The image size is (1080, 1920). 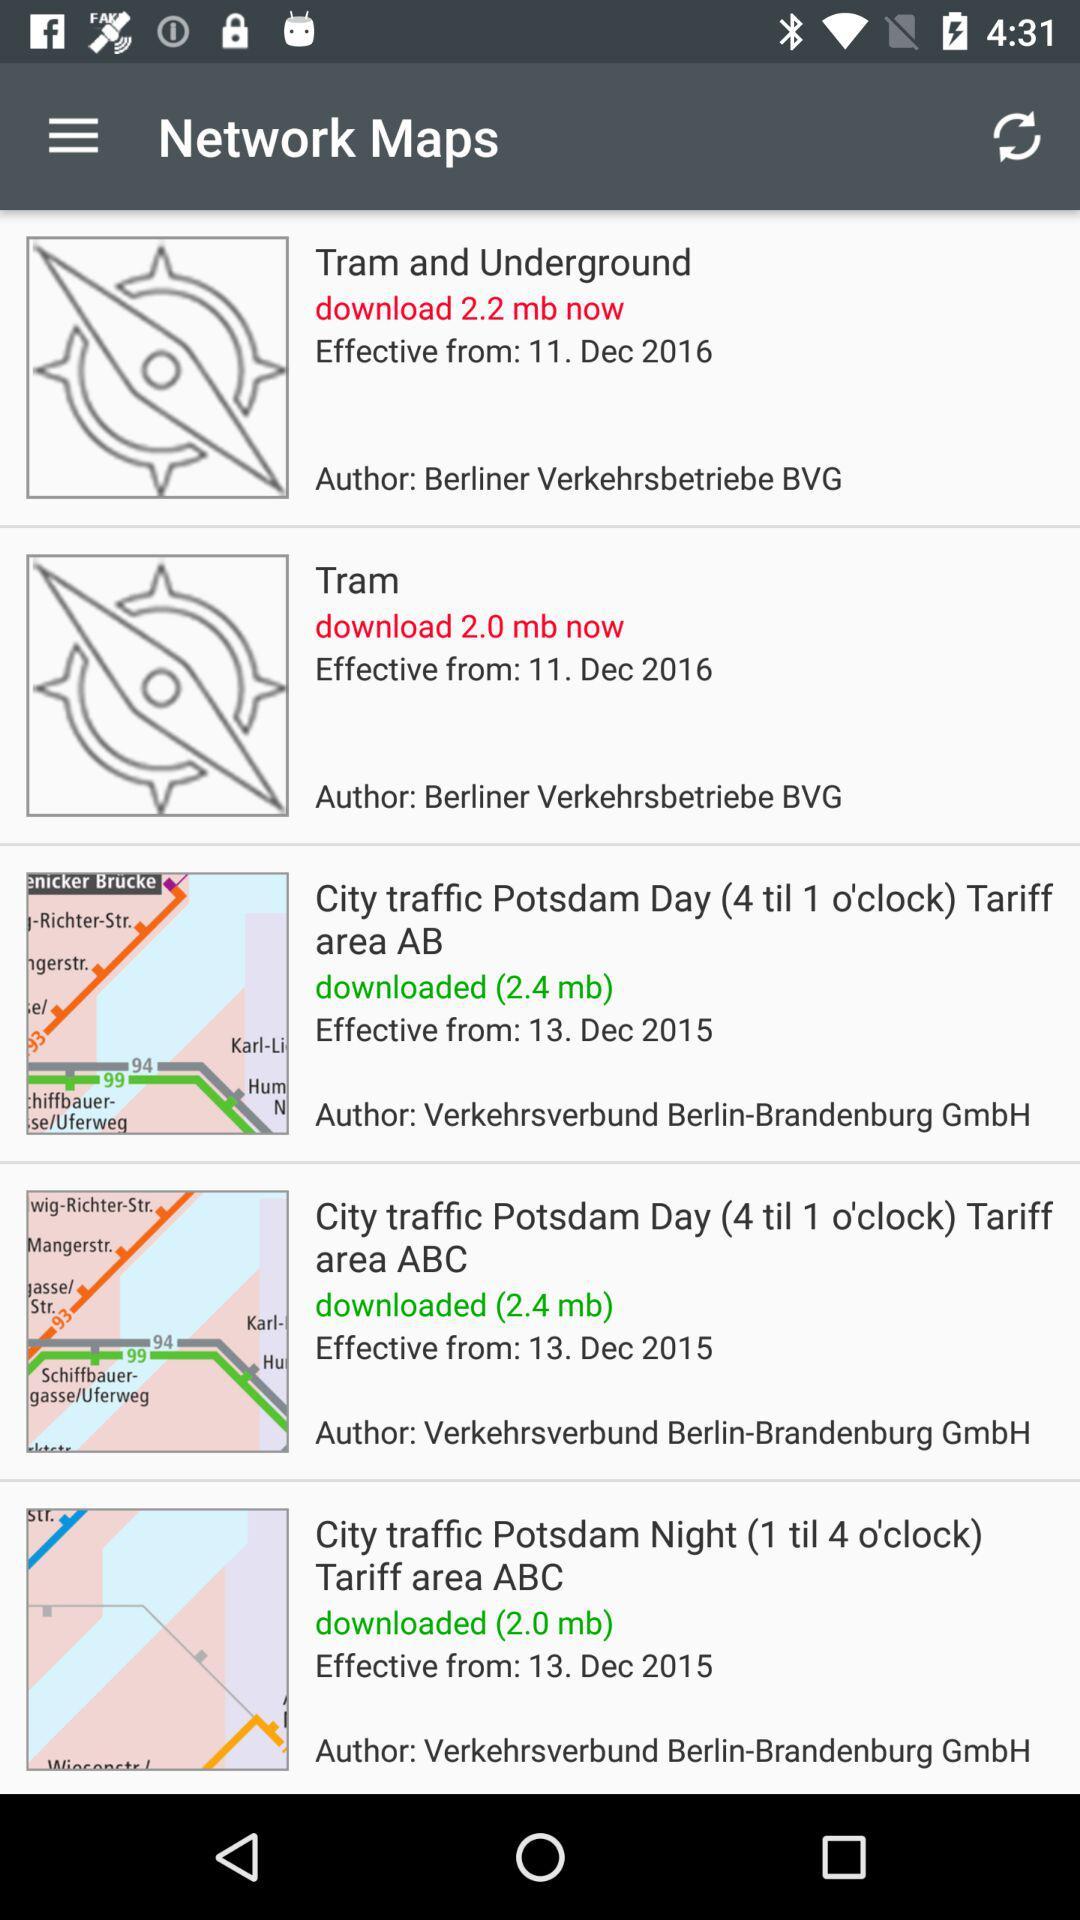 What do you see at coordinates (502, 259) in the screenshot?
I see `icon above the download 2 2 icon` at bounding box center [502, 259].